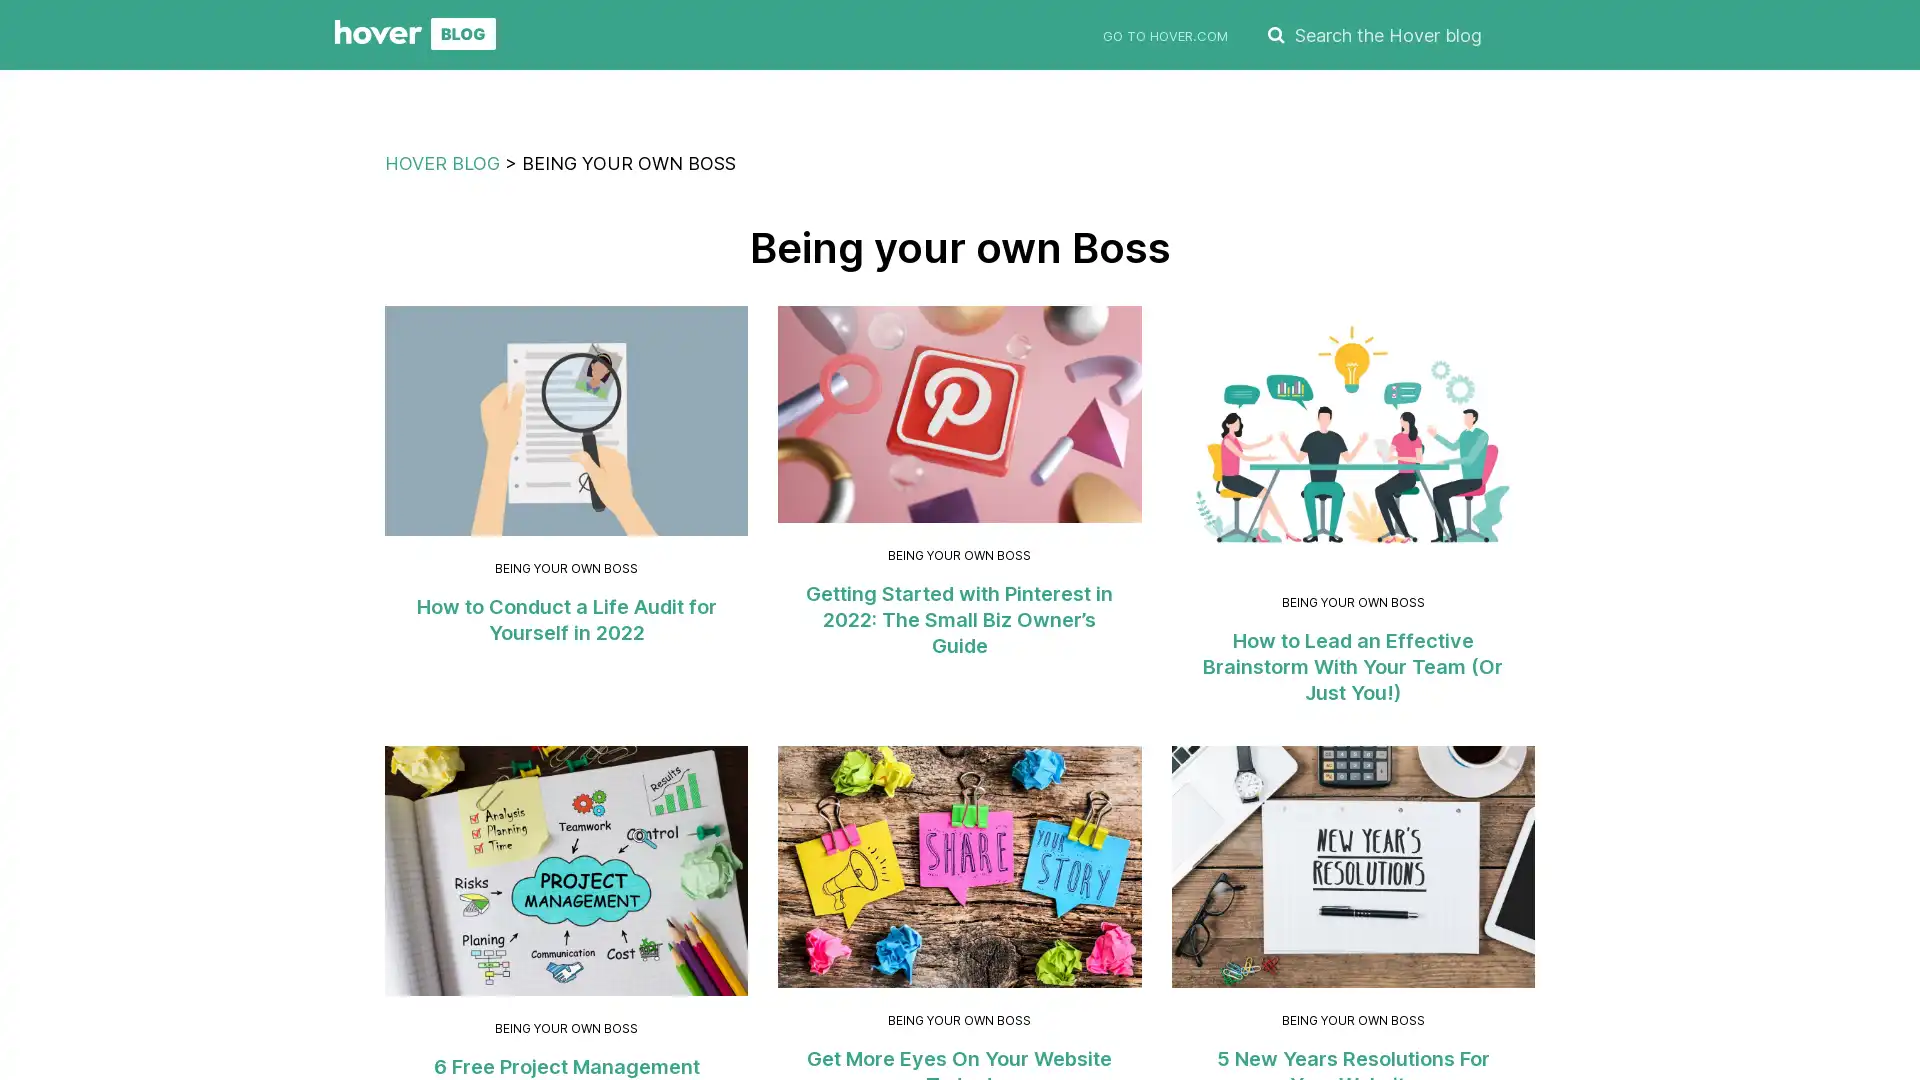 The image size is (1920, 1080). Describe the element at coordinates (1275, 34) in the screenshot. I see `SEARCH` at that location.